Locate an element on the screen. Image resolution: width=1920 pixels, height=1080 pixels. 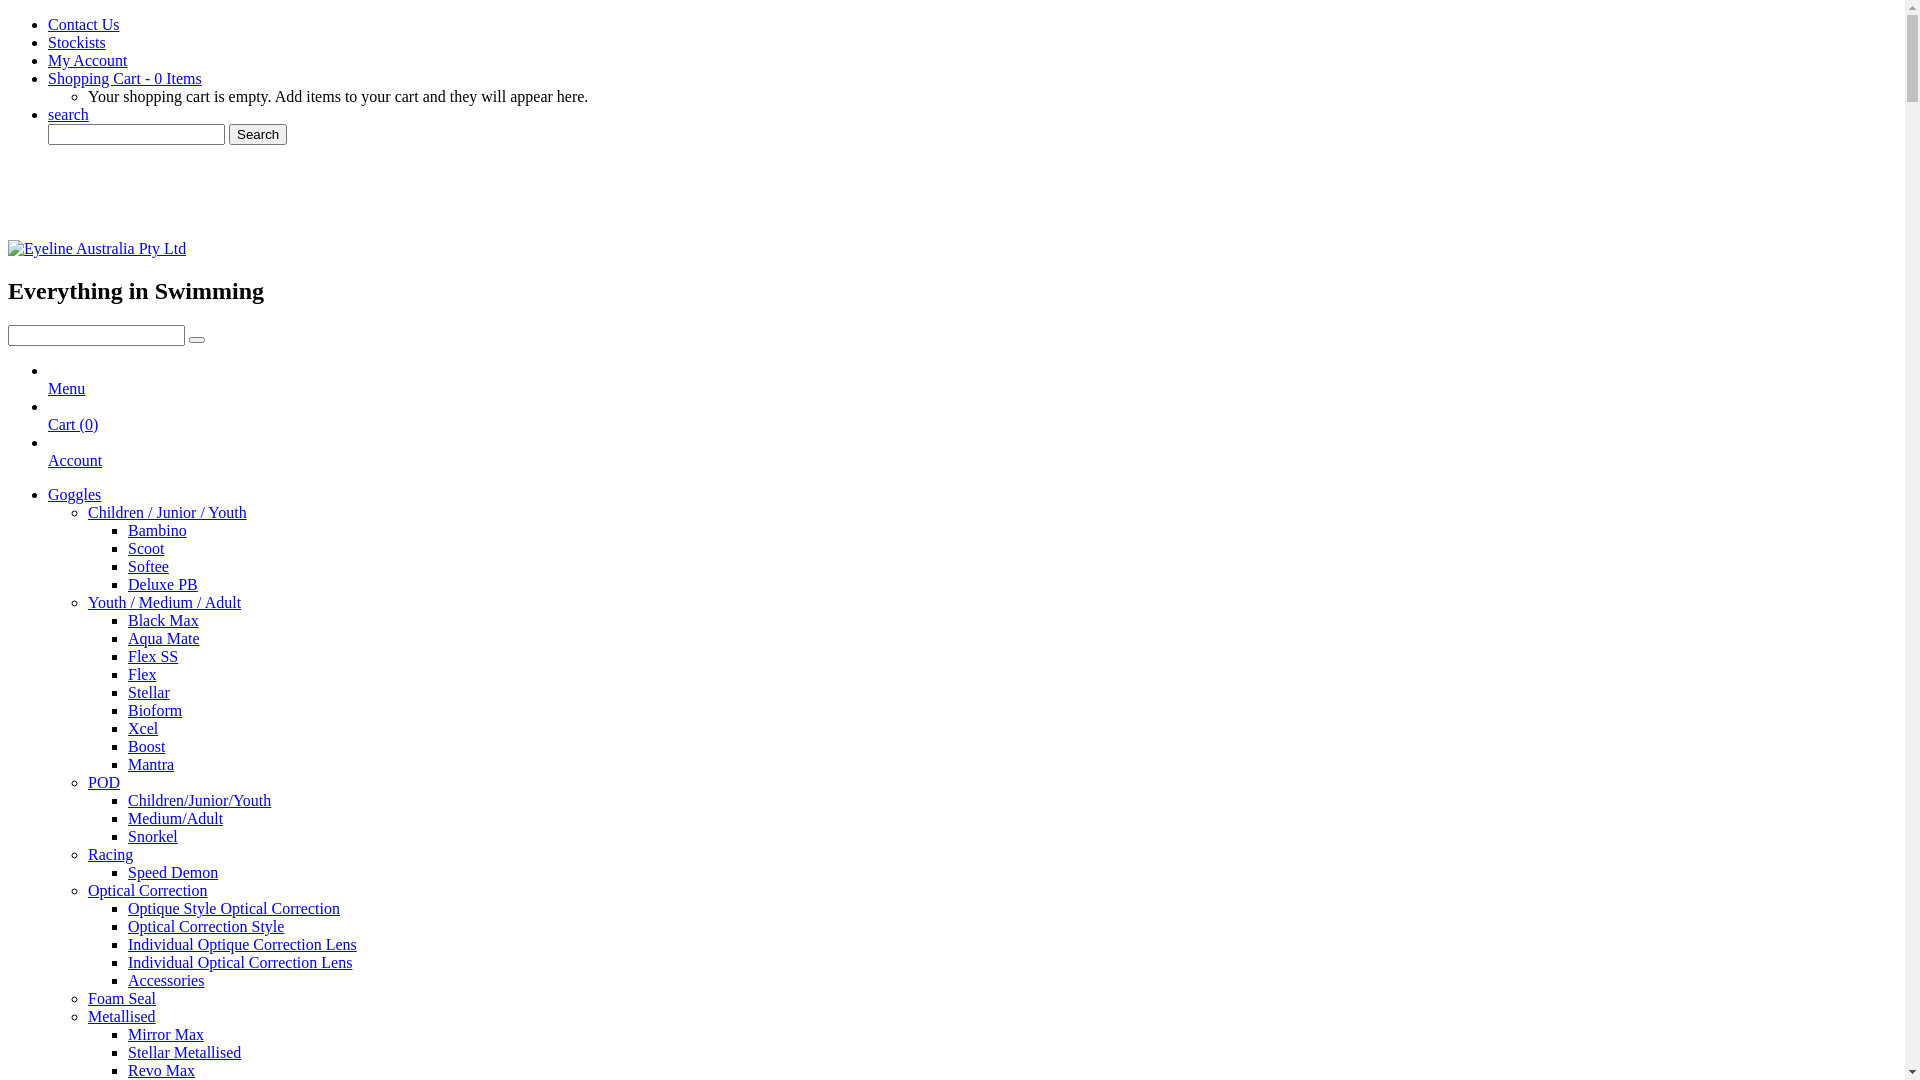
'Mirror Max' is located at coordinates (166, 1034).